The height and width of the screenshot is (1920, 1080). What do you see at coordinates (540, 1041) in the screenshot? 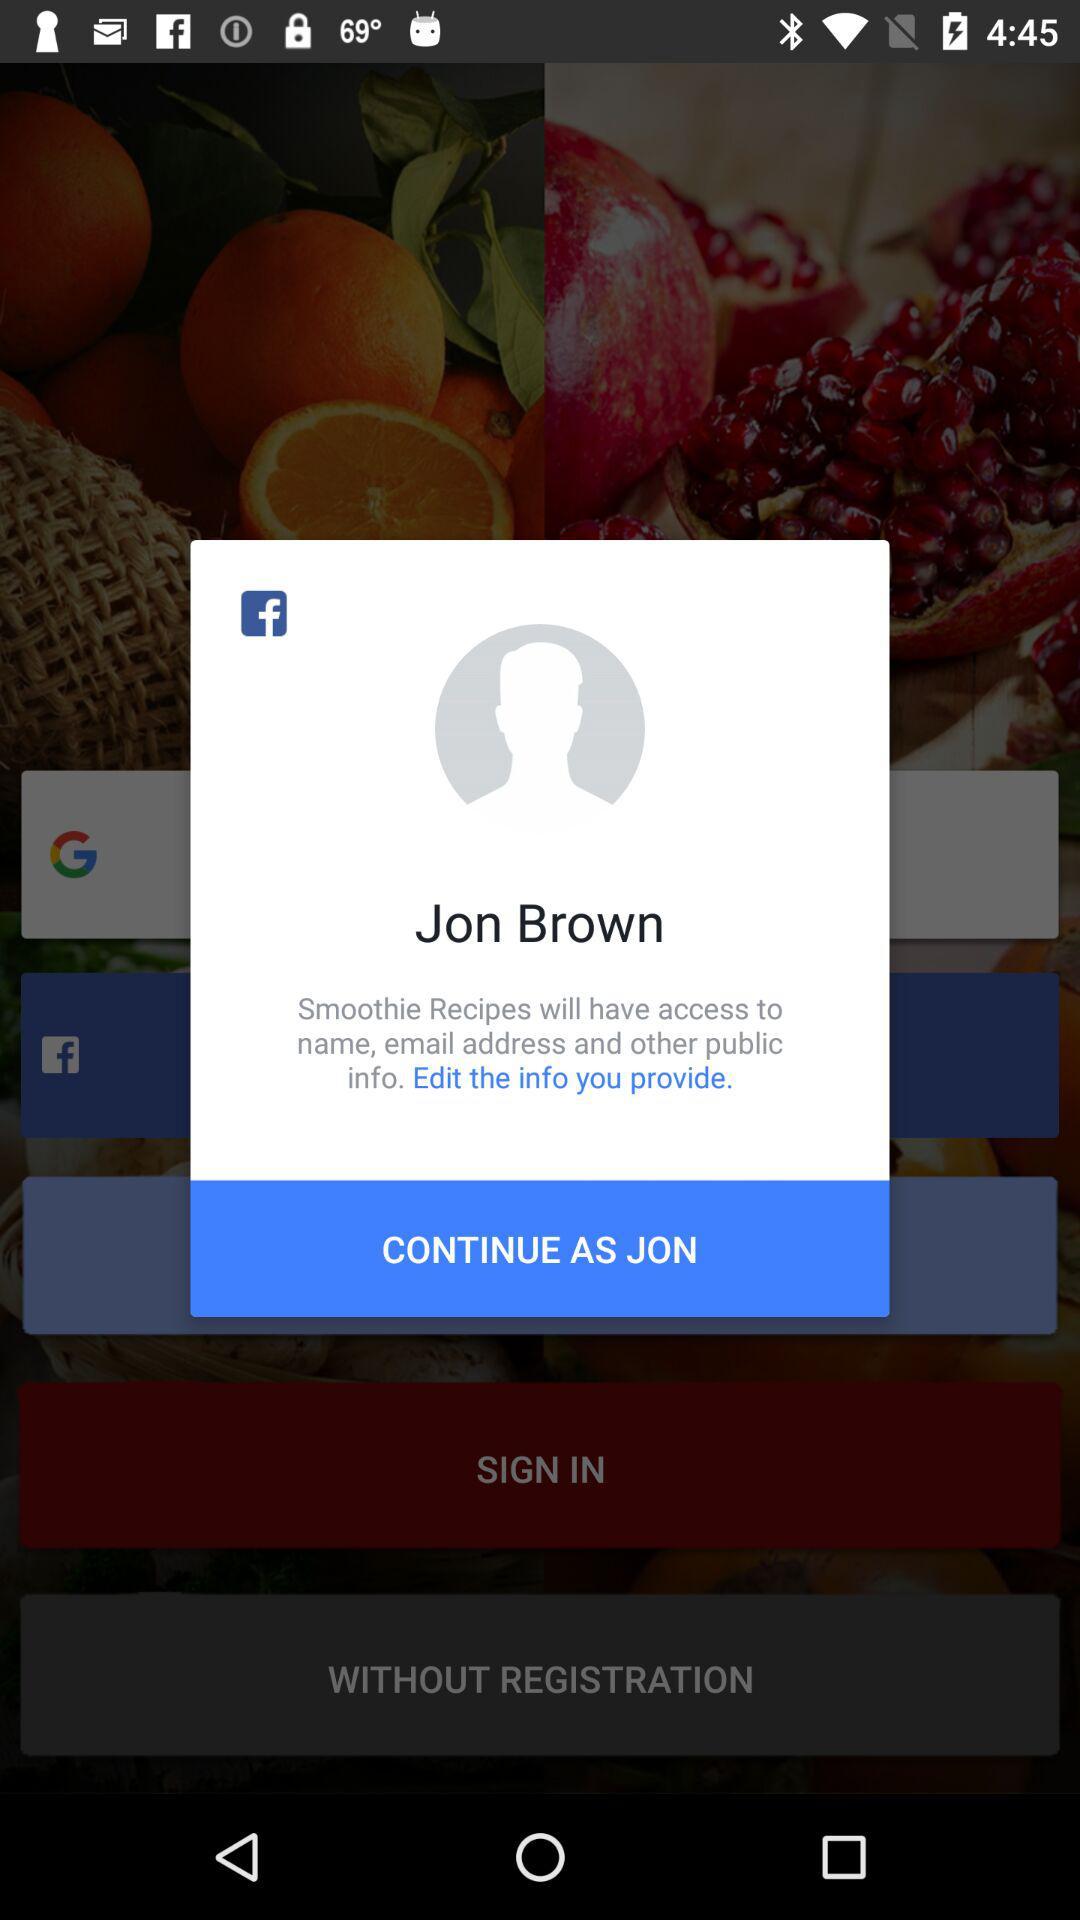
I see `the smoothie recipes will item` at bounding box center [540, 1041].